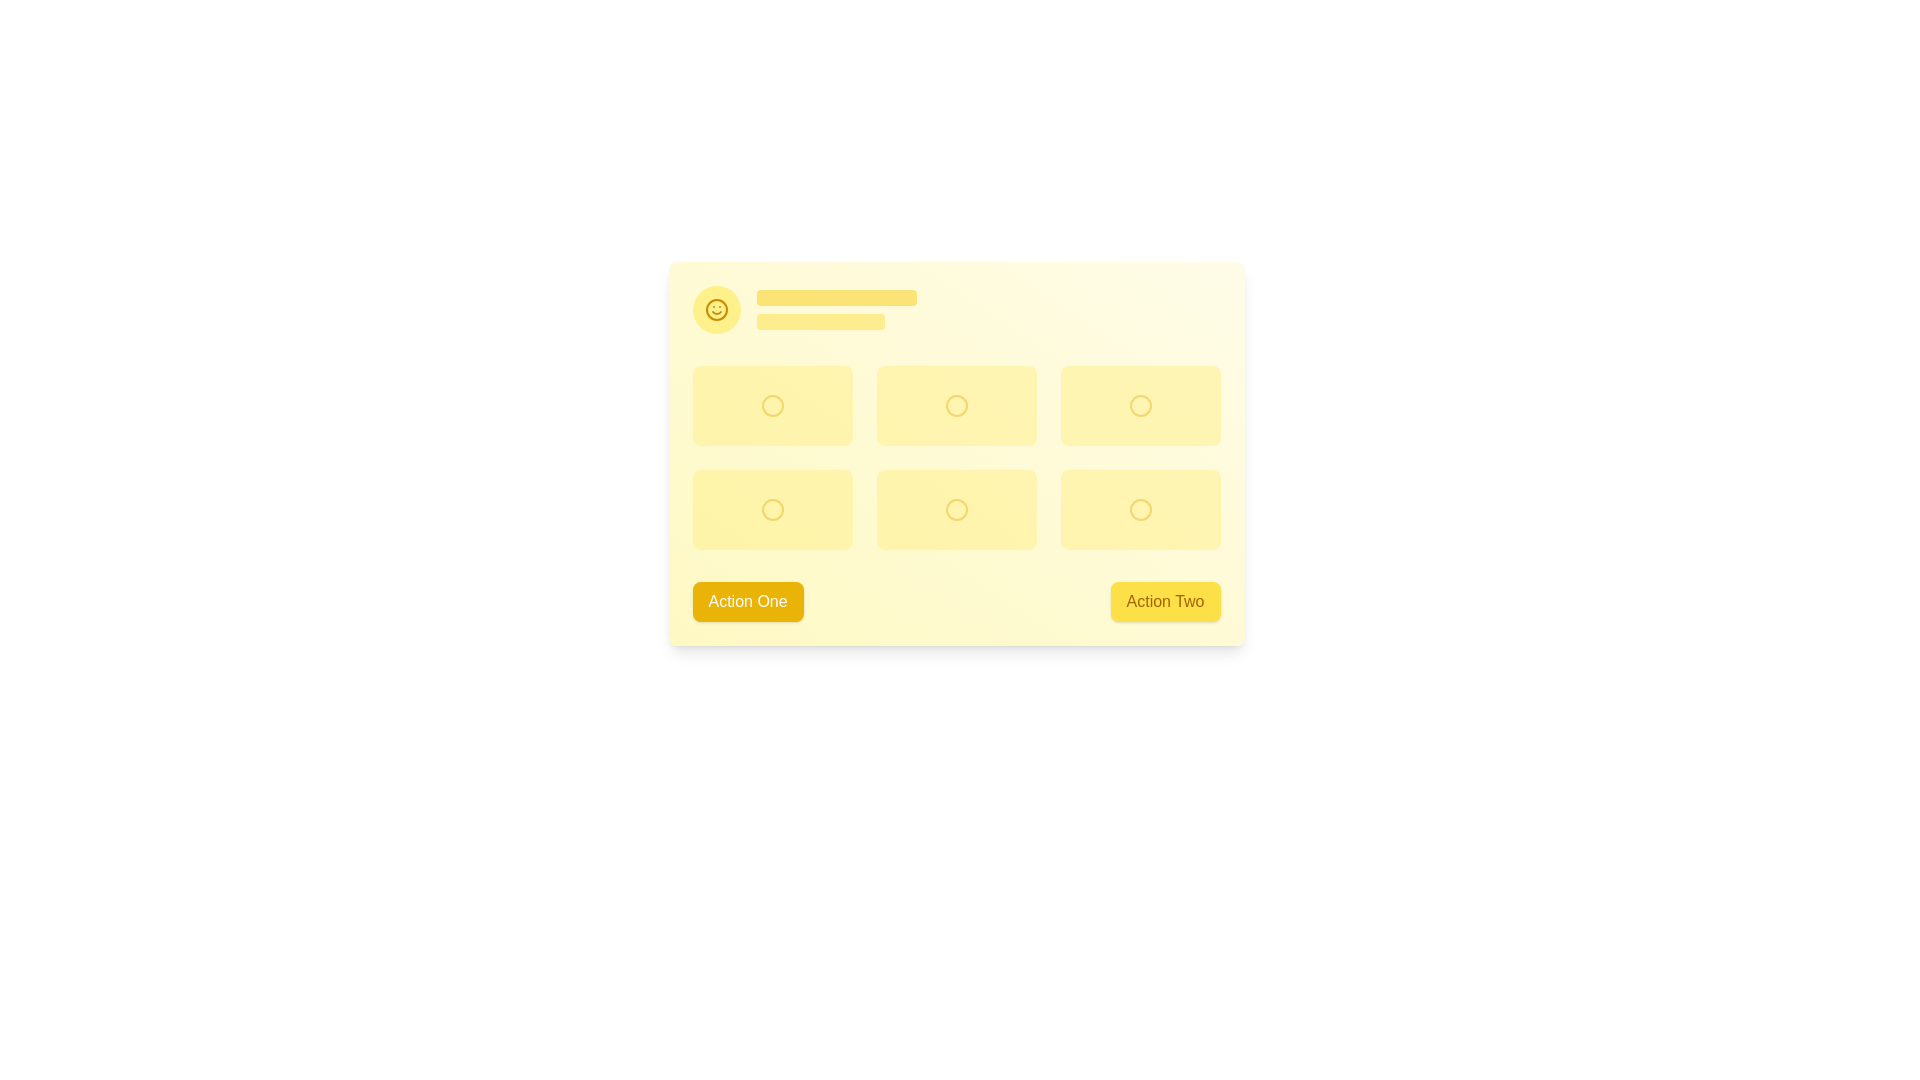 Image resolution: width=1920 pixels, height=1080 pixels. Describe the element at coordinates (955, 508) in the screenshot. I see `the rectangular button-like component with a soft yellow background and a centered circular icon` at that location.